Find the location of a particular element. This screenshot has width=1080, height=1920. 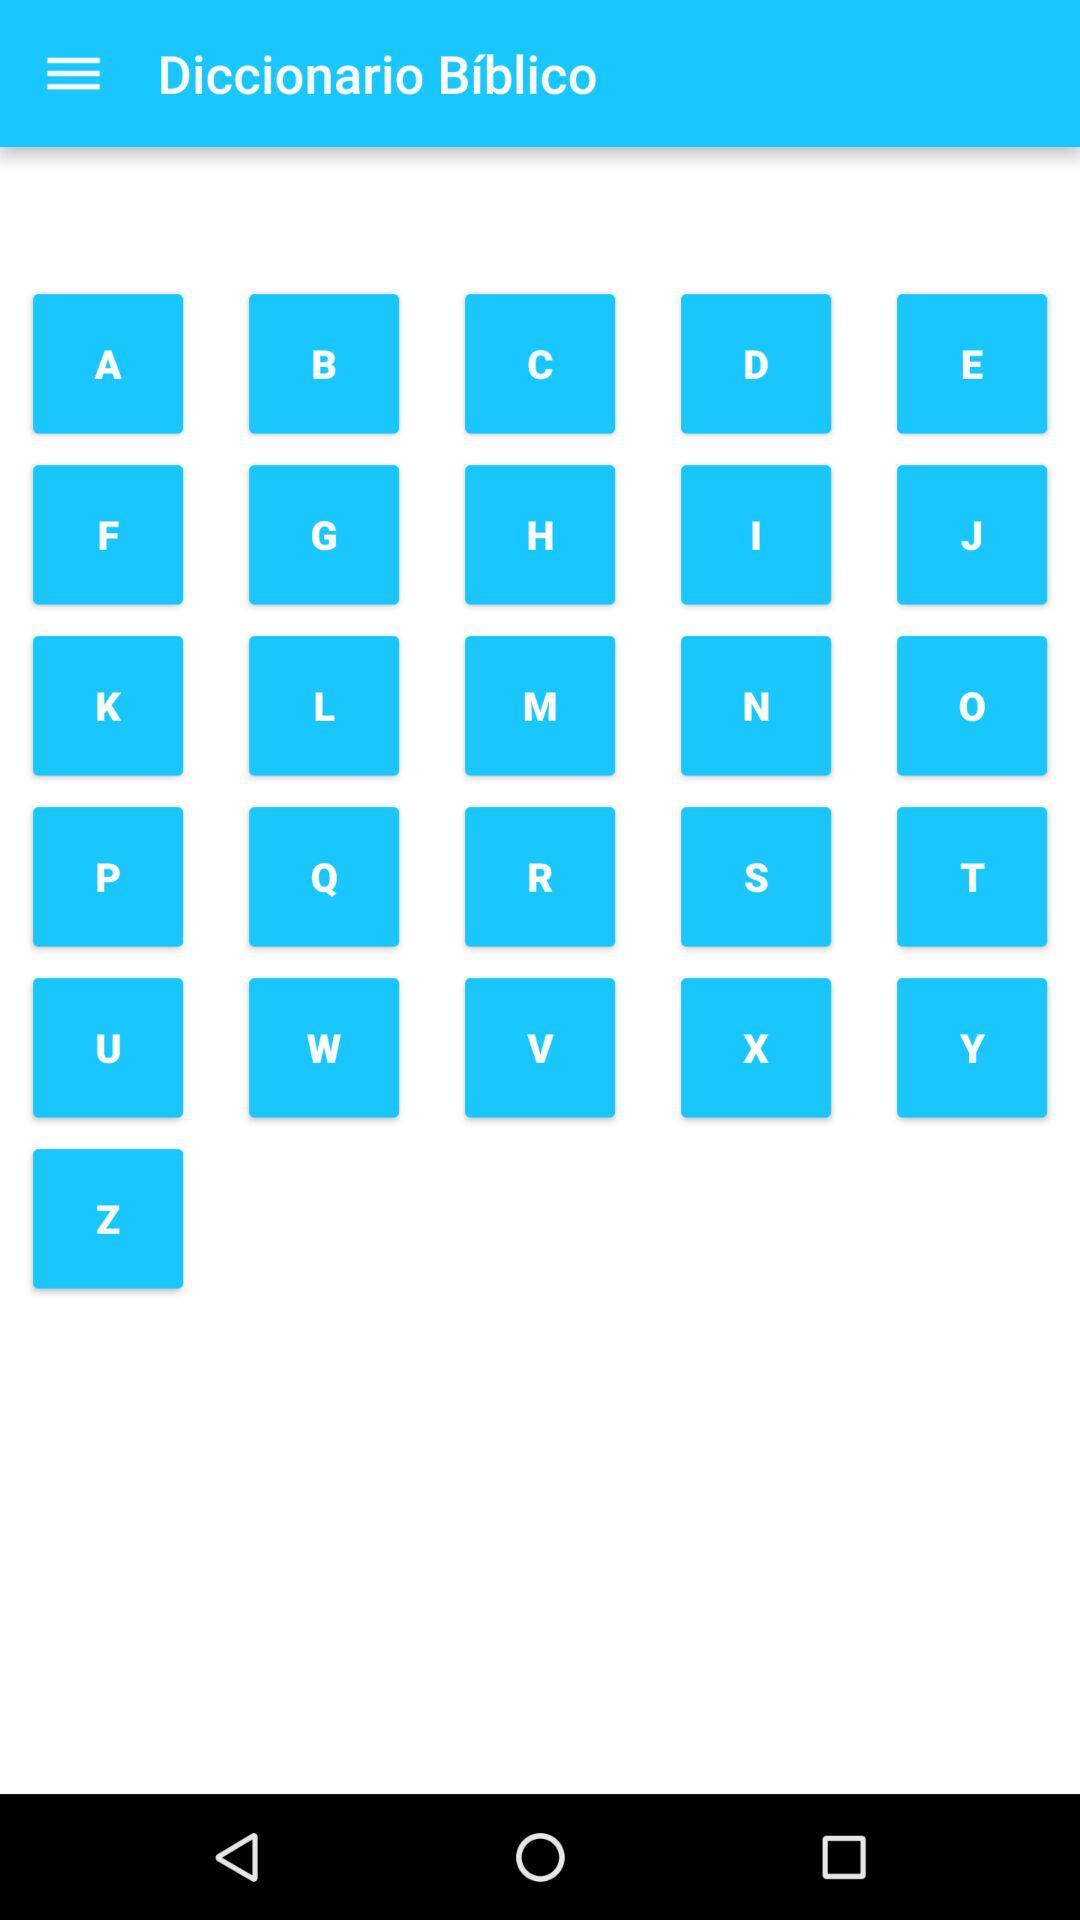

button below k button is located at coordinates (108, 876).